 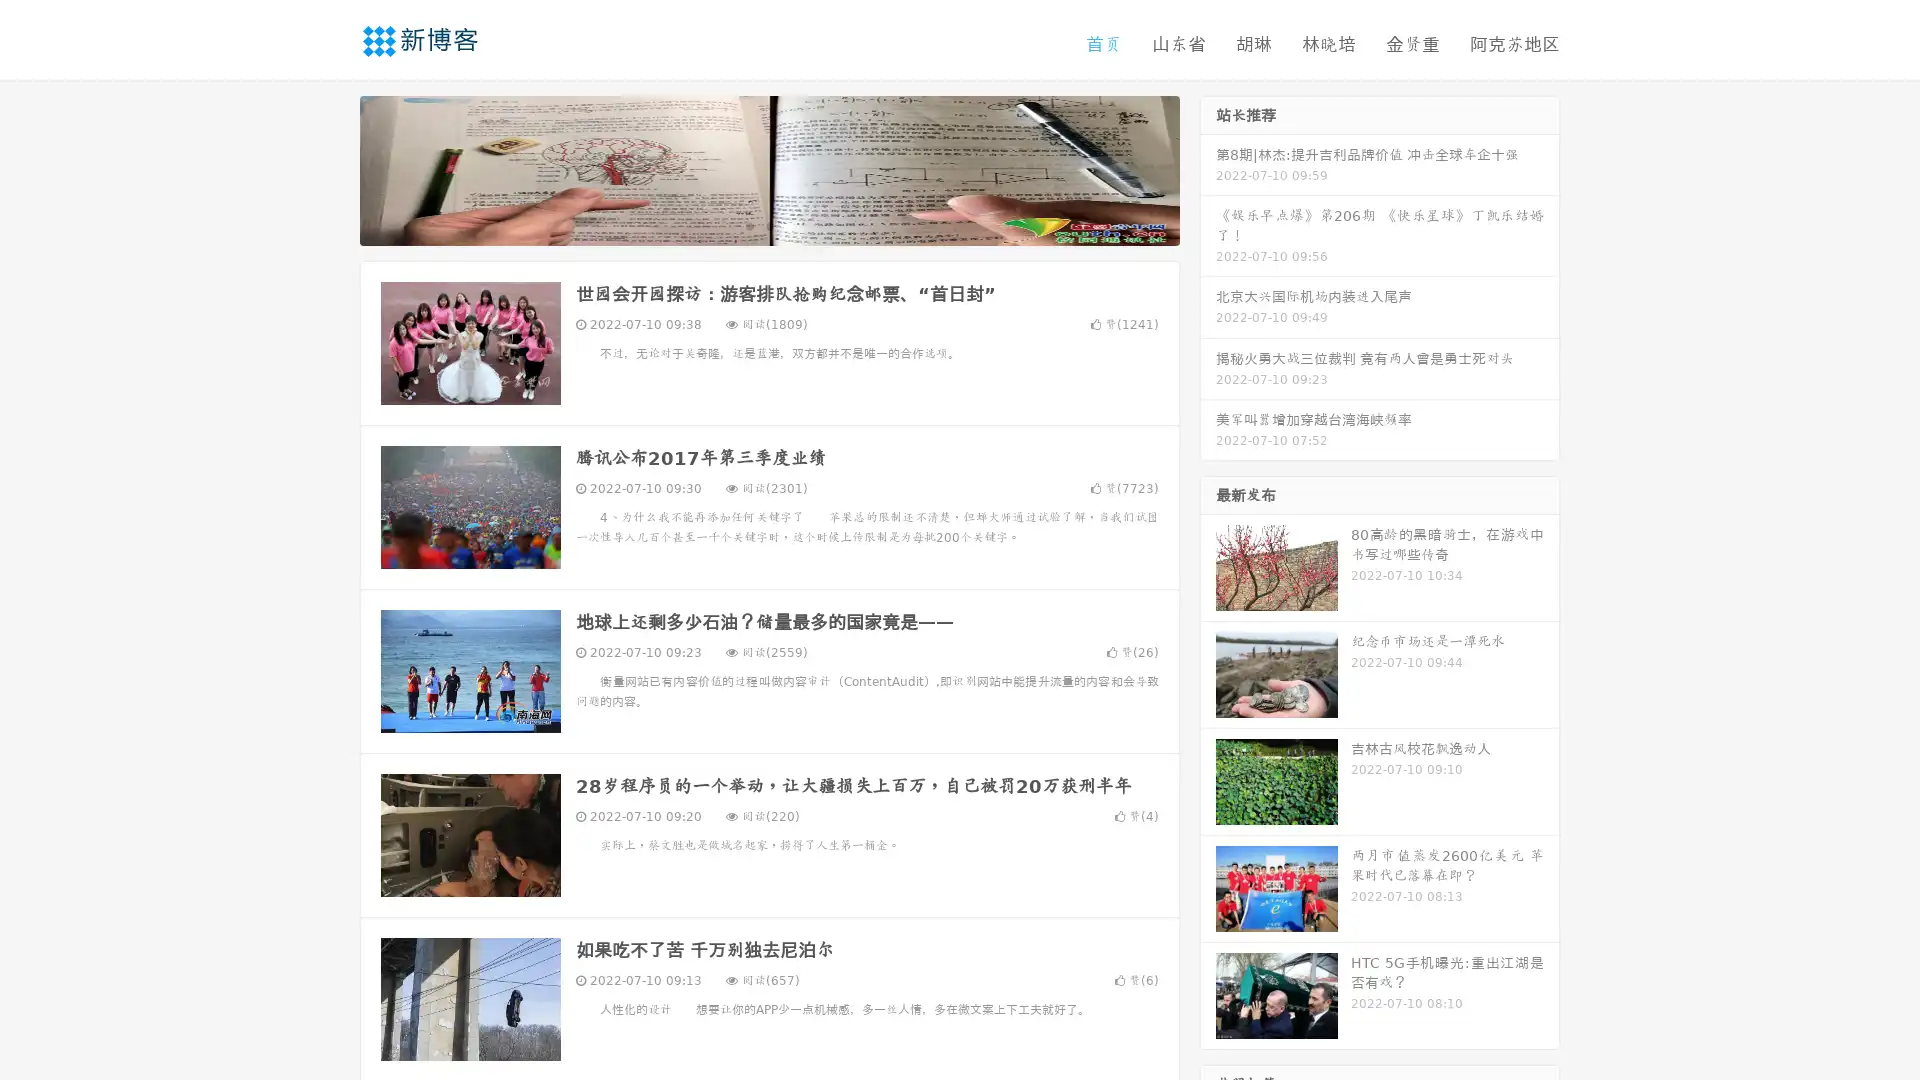 What do you see at coordinates (330, 168) in the screenshot?
I see `Previous slide` at bounding box center [330, 168].